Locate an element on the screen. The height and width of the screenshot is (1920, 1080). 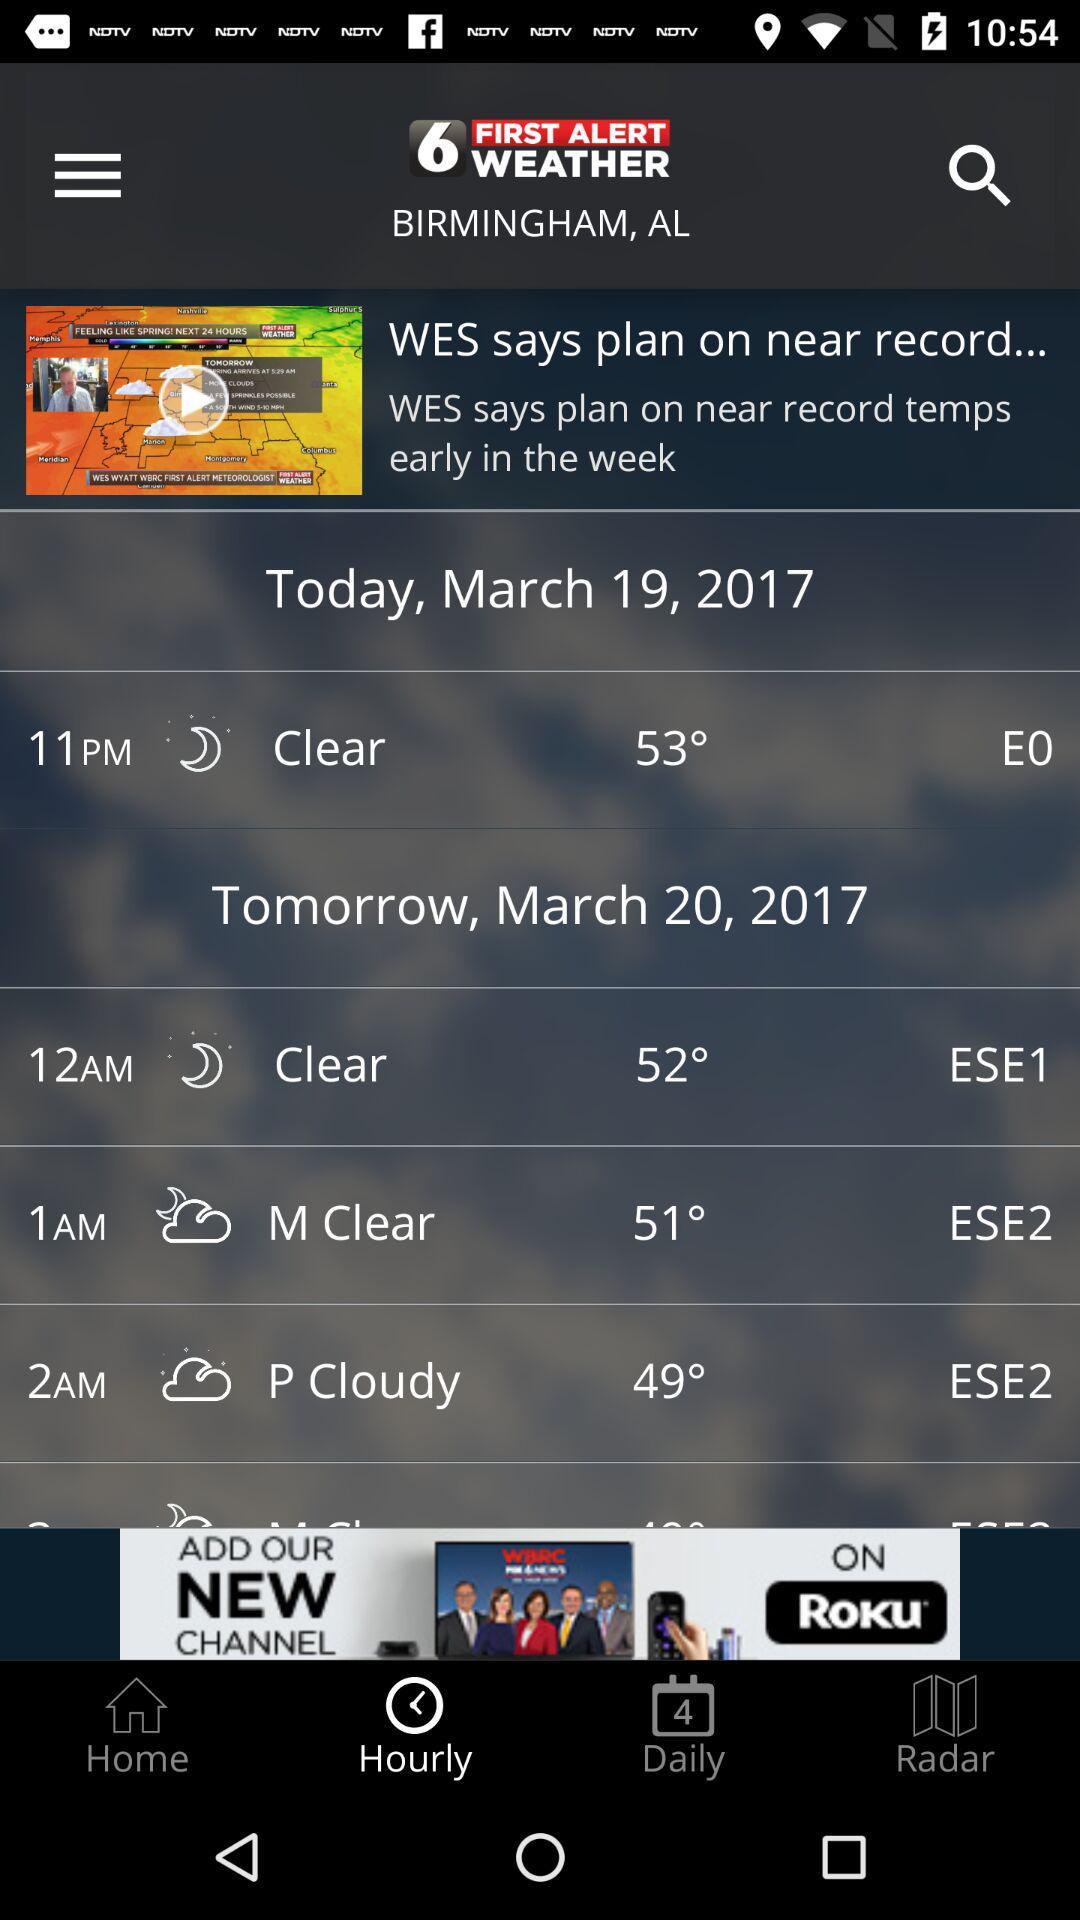
radio button to the left of hourly item is located at coordinates (135, 1726).